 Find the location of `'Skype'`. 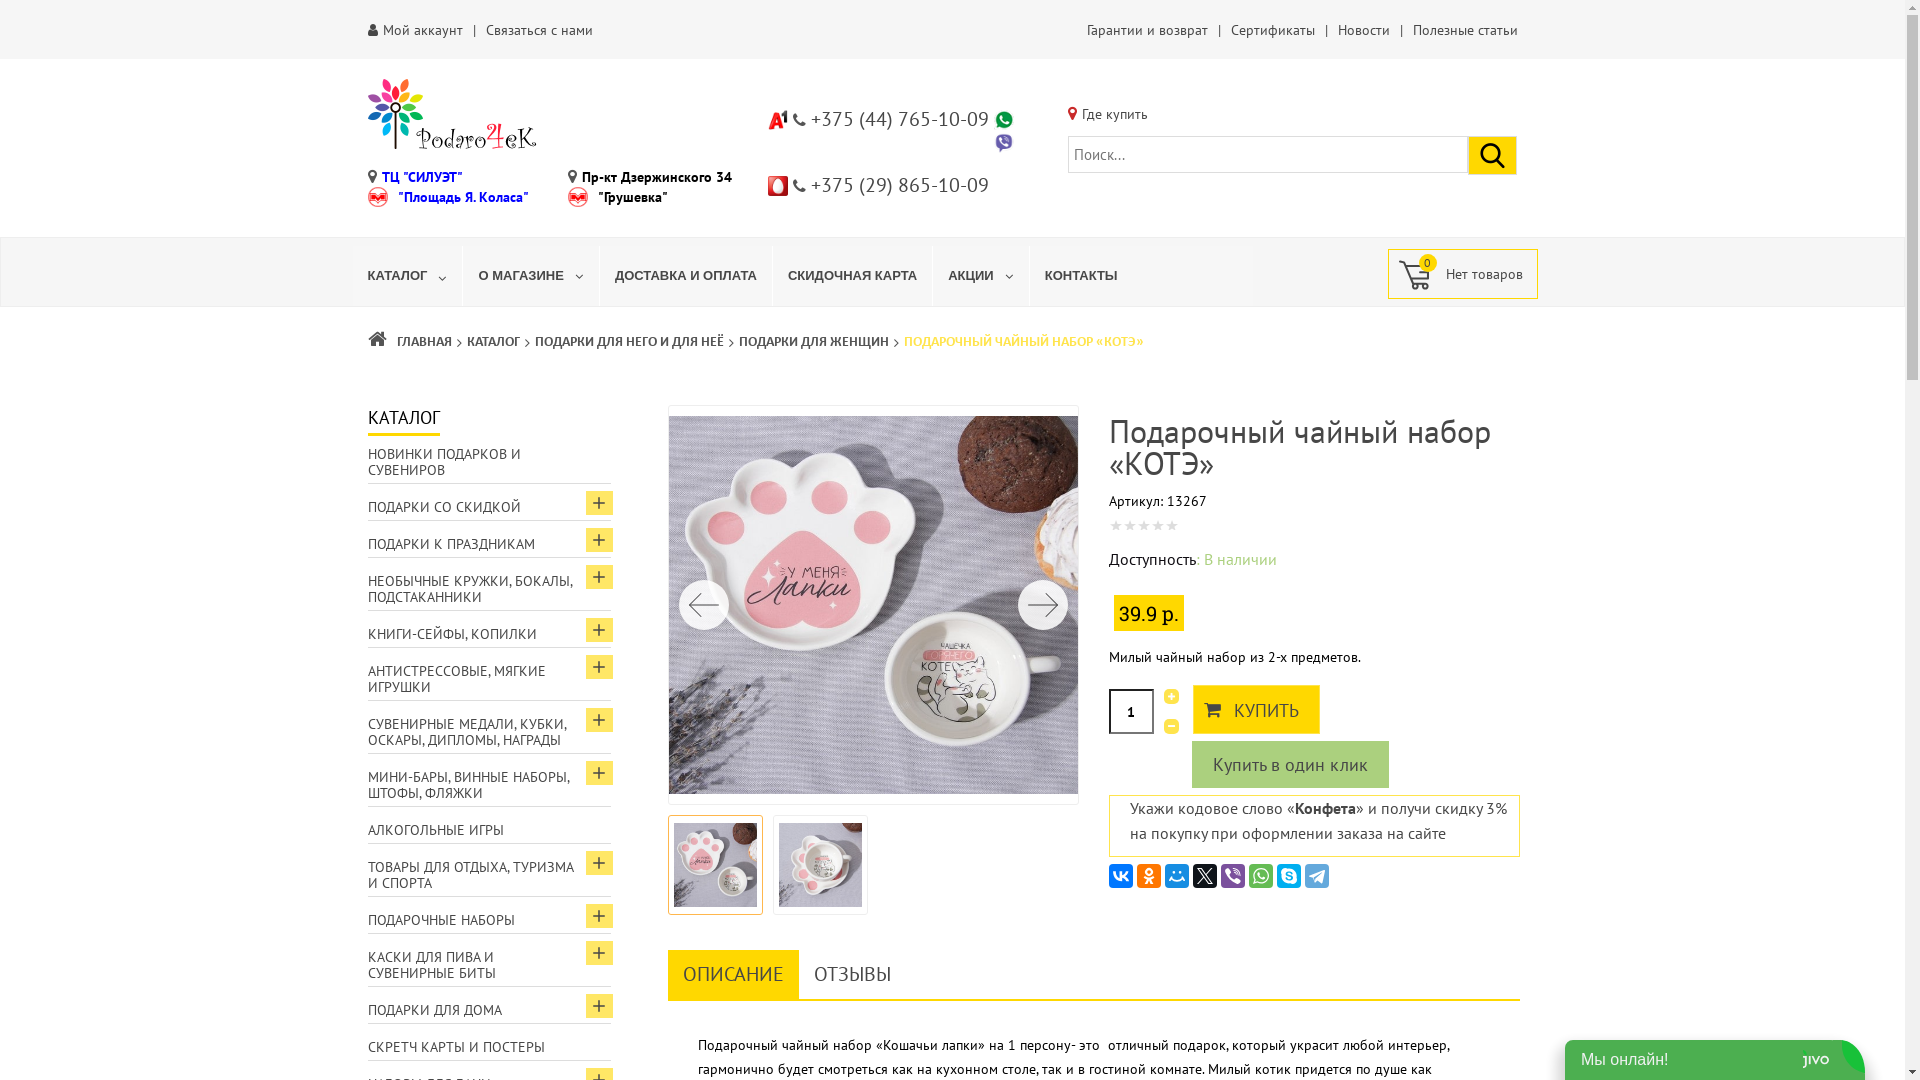

'Skype' is located at coordinates (1275, 874).